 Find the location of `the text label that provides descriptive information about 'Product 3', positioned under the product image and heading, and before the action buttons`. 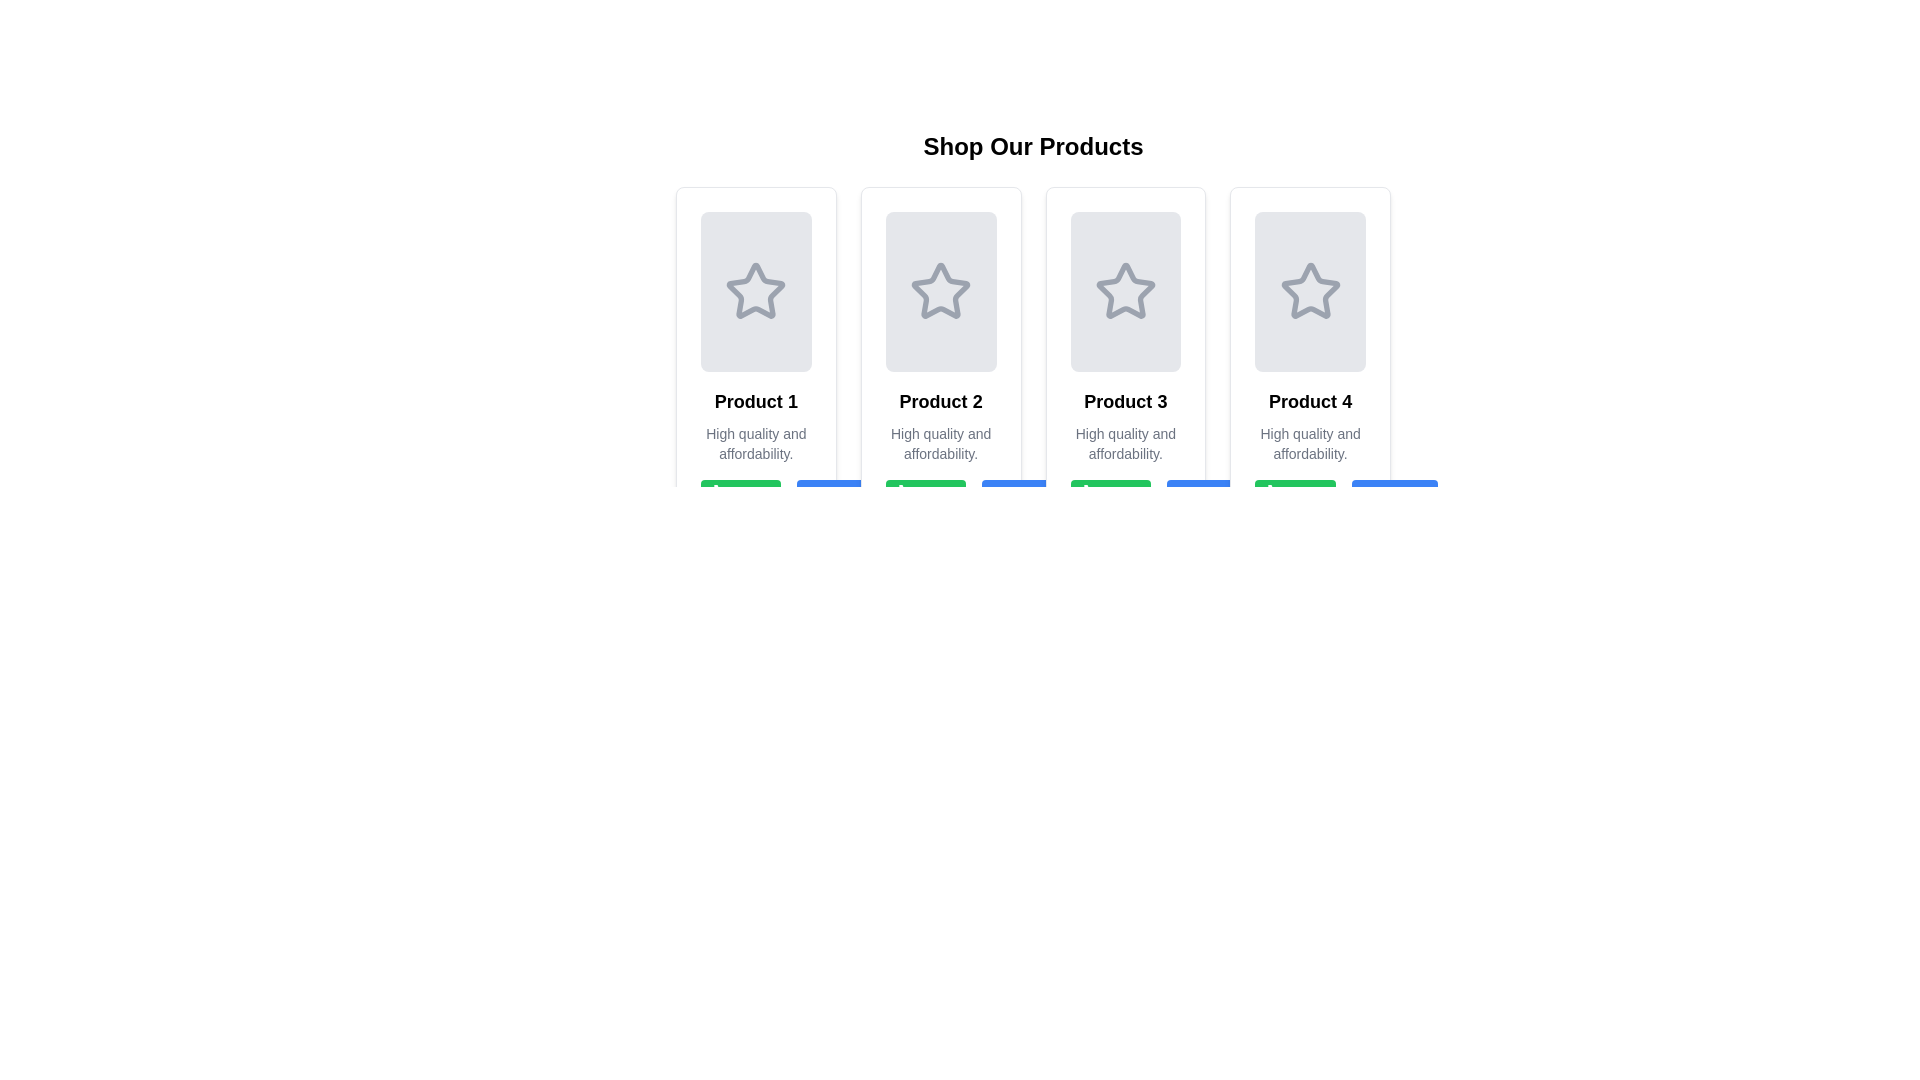

the text label that provides descriptive information about 'Product 3', positioned under the product image and heading, and before the action buttons is located at coordinates (1125, 442).